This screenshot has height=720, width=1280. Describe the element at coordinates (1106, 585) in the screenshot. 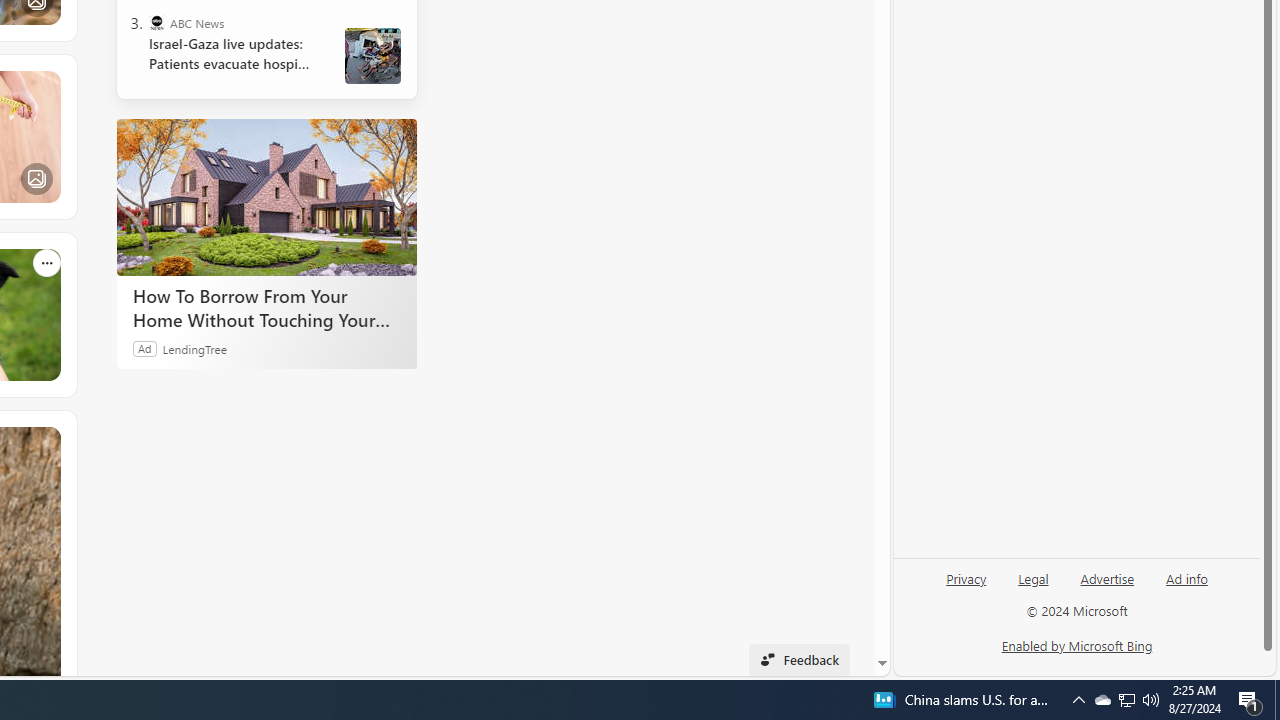

I see `'Advertise'` at that location.